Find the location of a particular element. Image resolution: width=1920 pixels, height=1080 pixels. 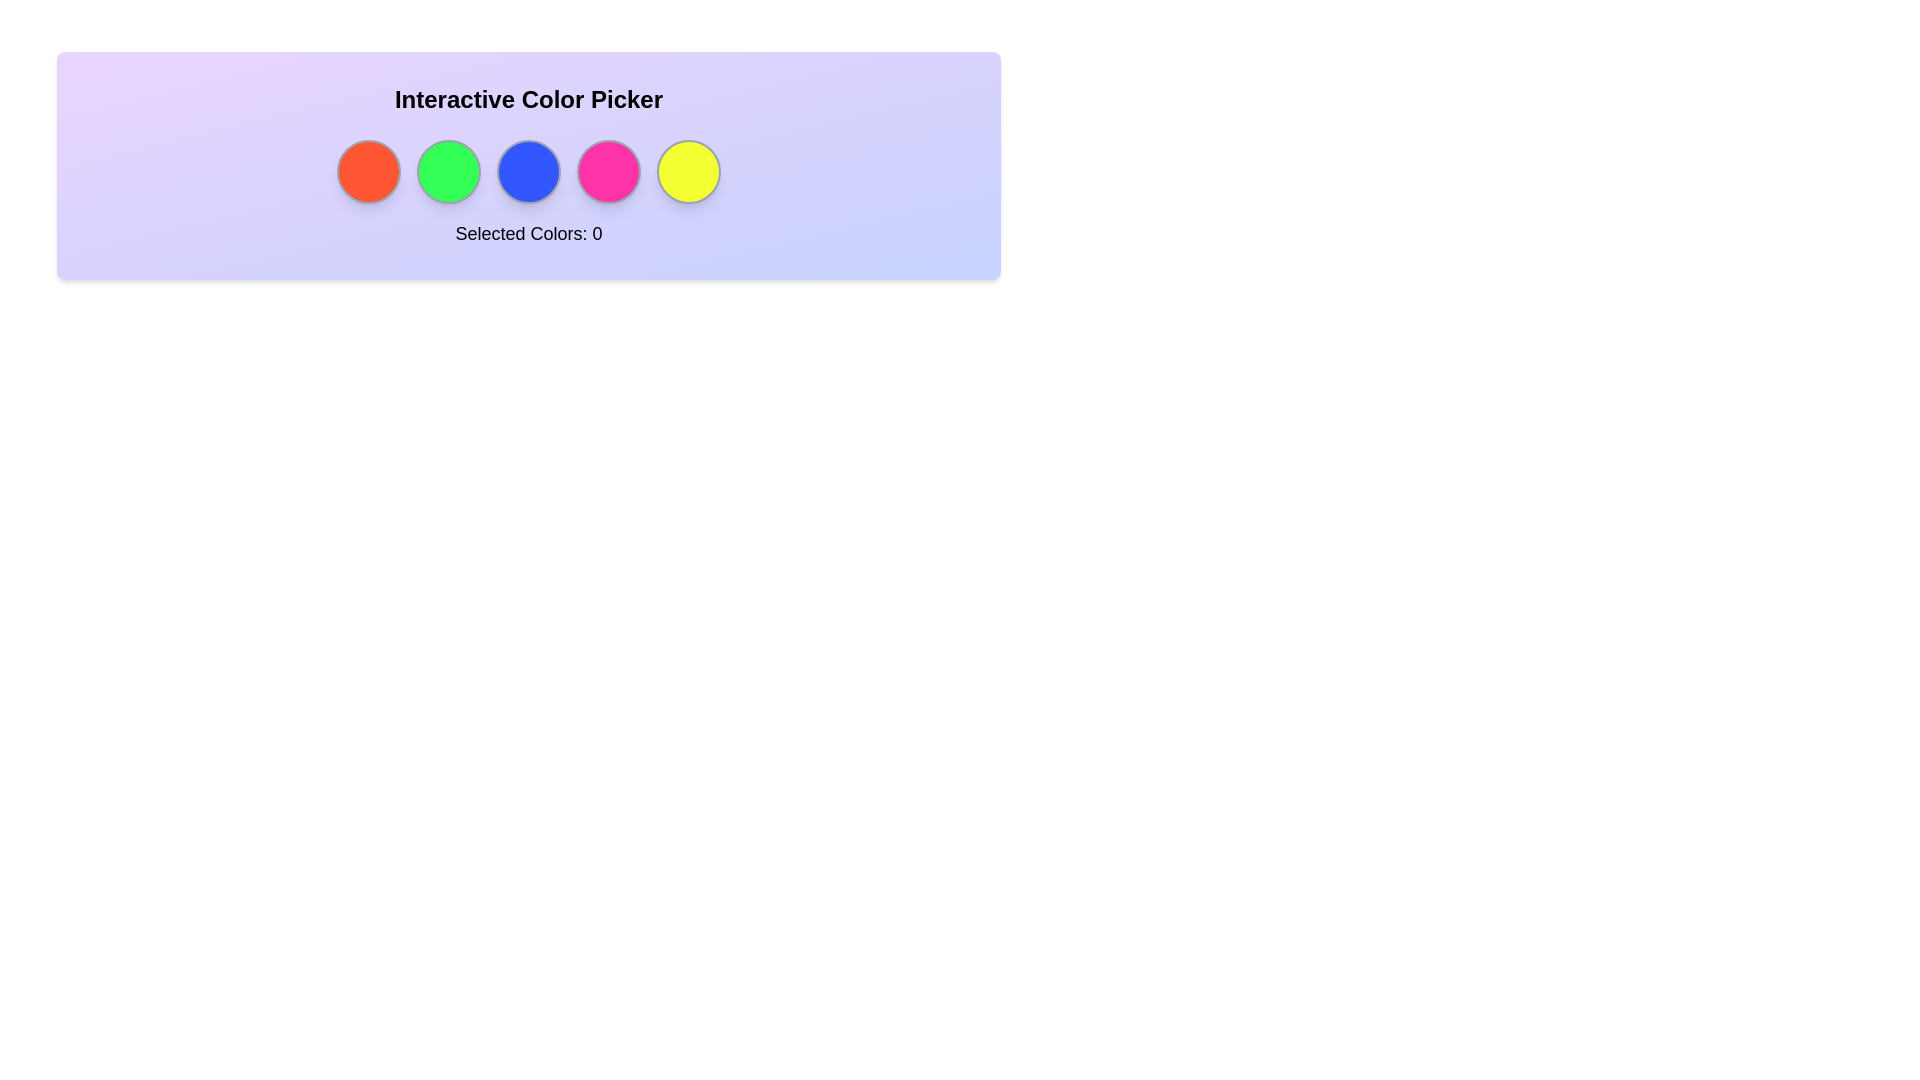

the circle corresponding to the color pink is located at coordinates (608, 171).